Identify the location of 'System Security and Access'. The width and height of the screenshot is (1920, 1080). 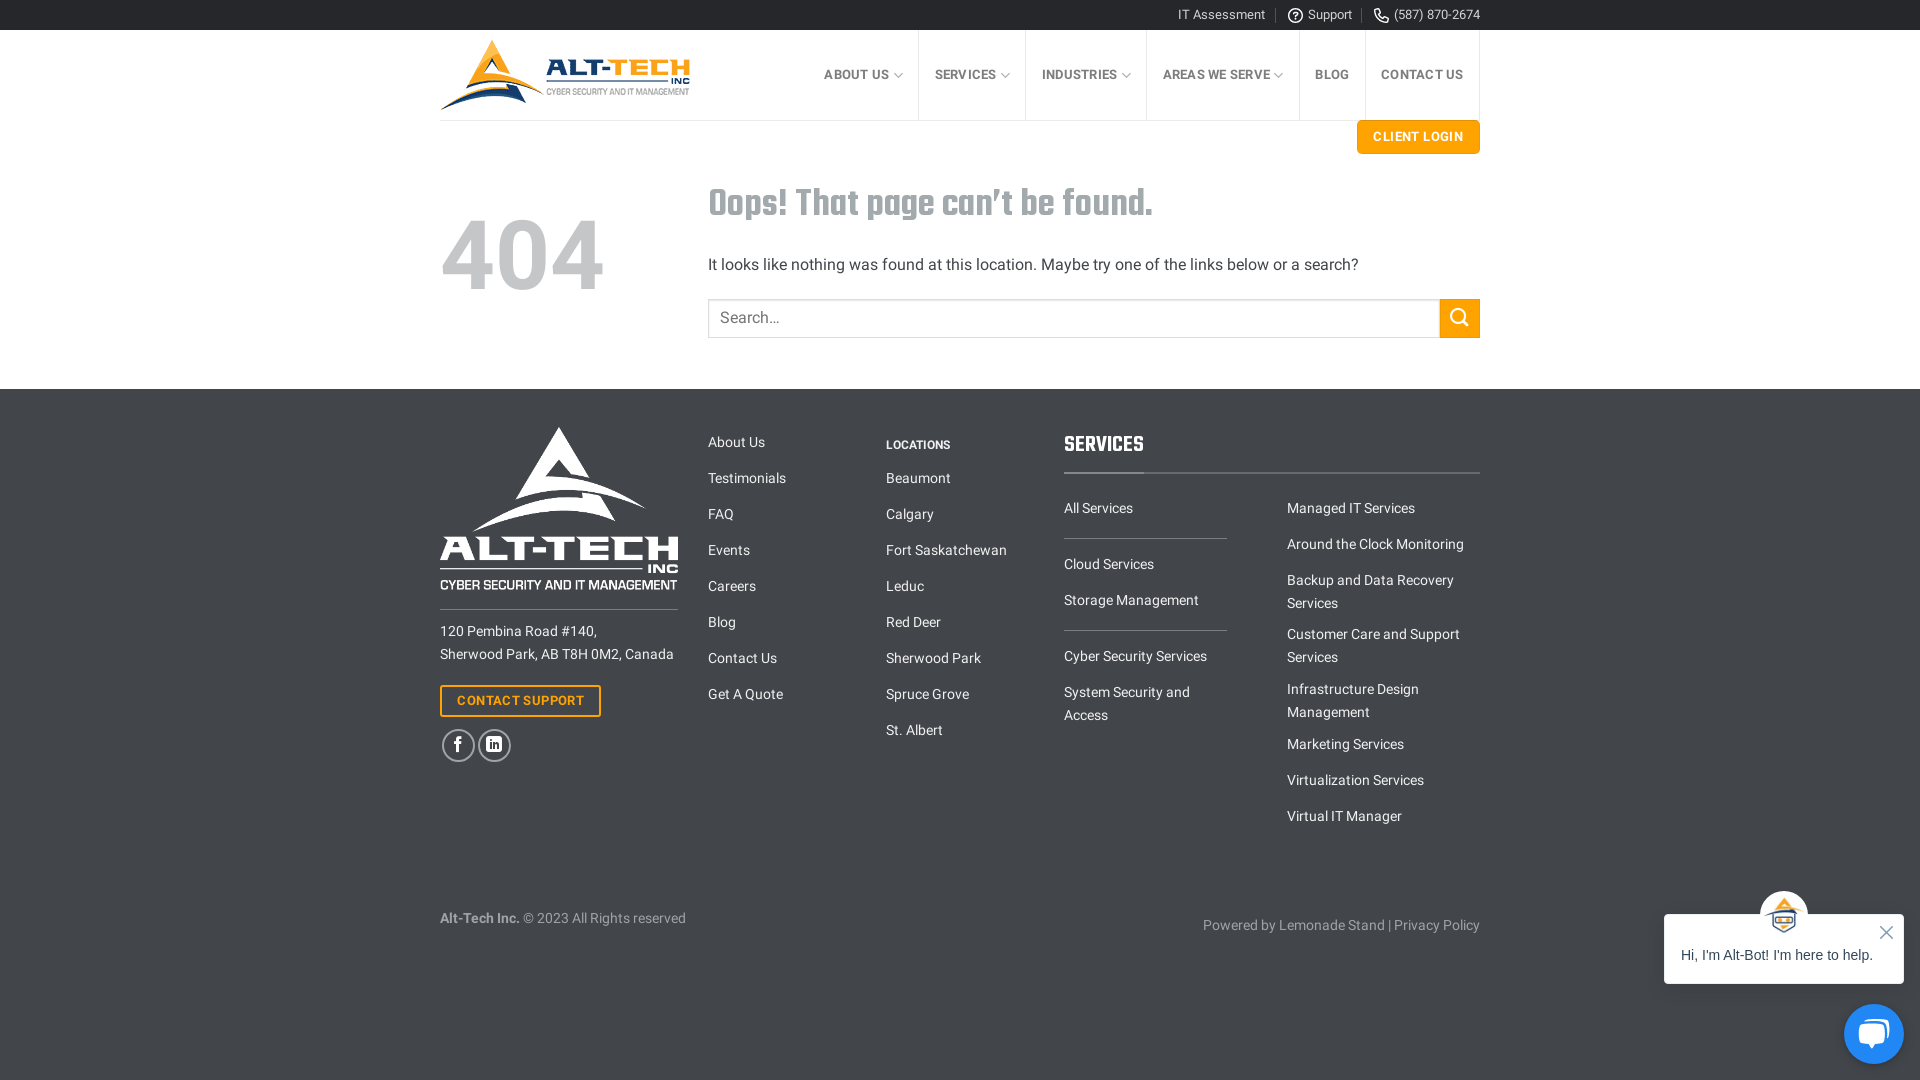
(1145, 703).